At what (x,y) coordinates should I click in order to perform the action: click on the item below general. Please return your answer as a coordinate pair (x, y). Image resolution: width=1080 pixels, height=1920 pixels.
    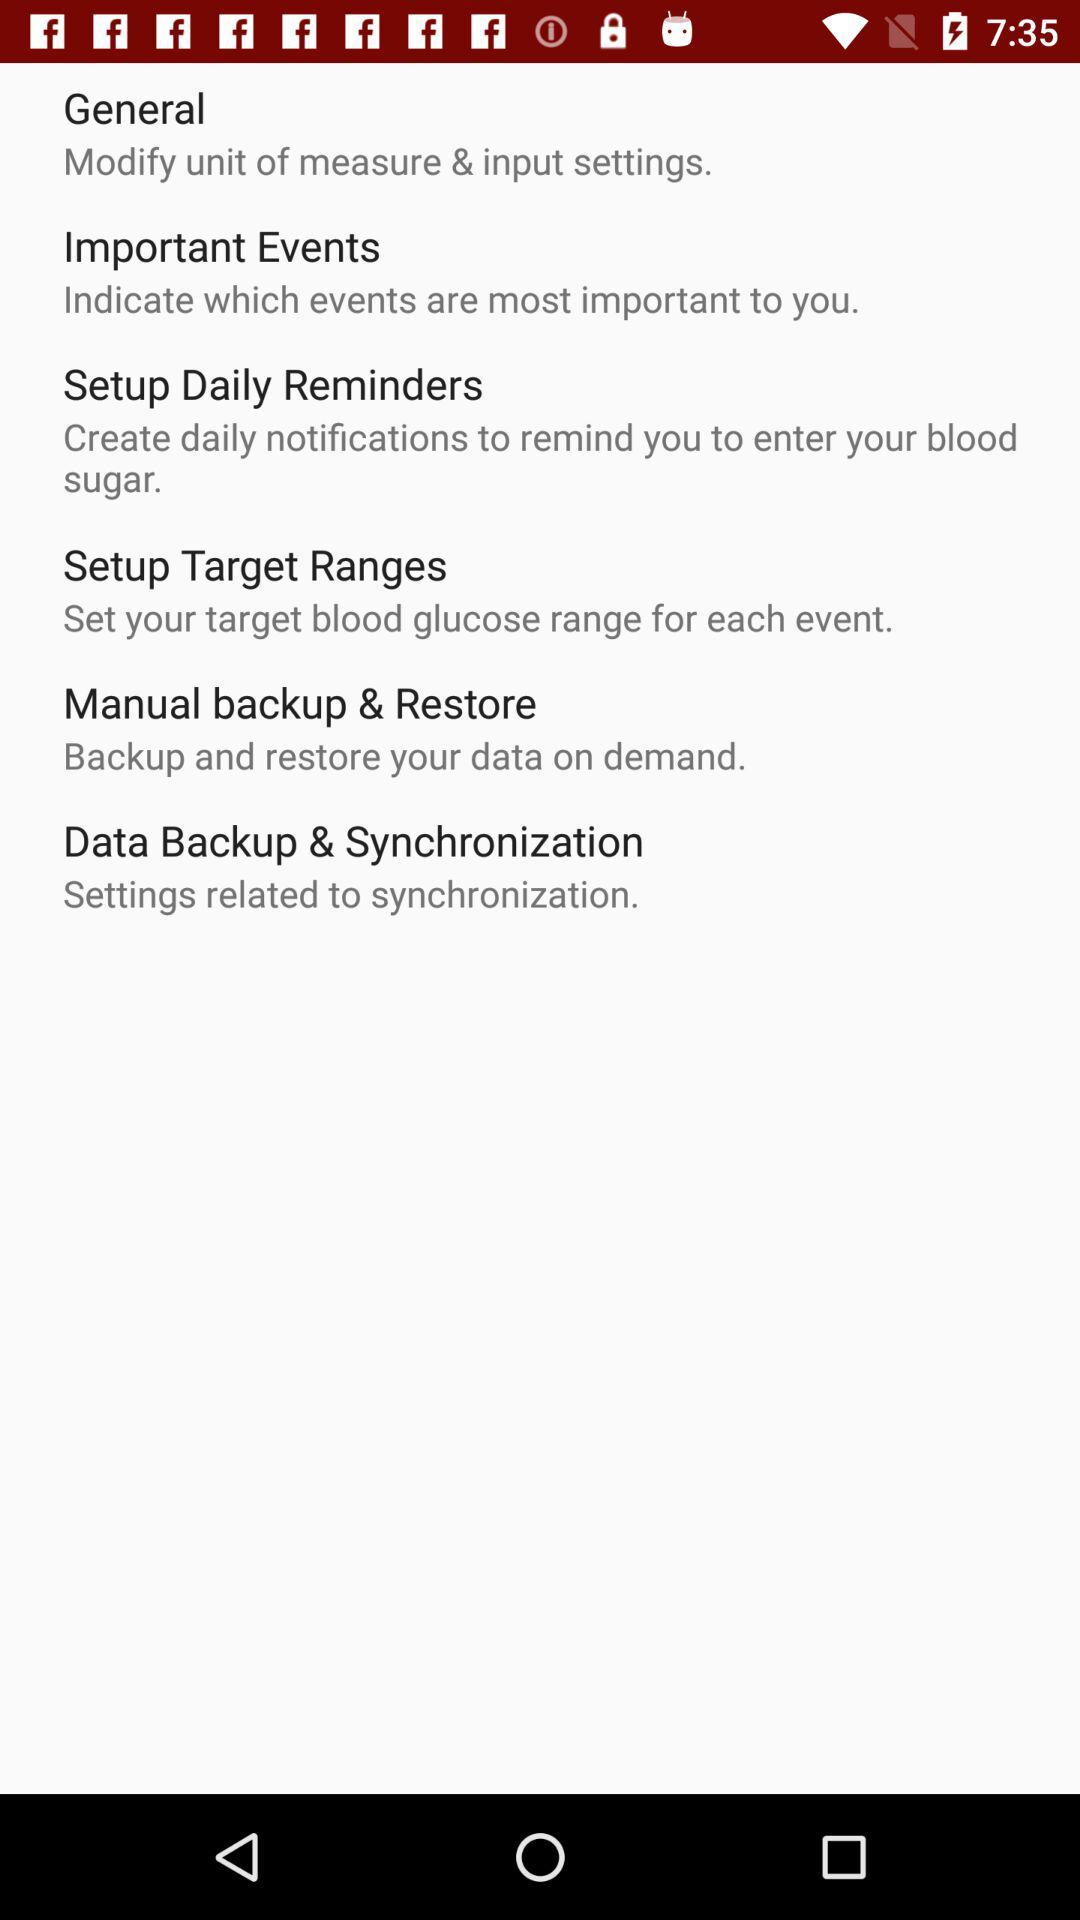
    Looking at the image, I should click on (388, 160).